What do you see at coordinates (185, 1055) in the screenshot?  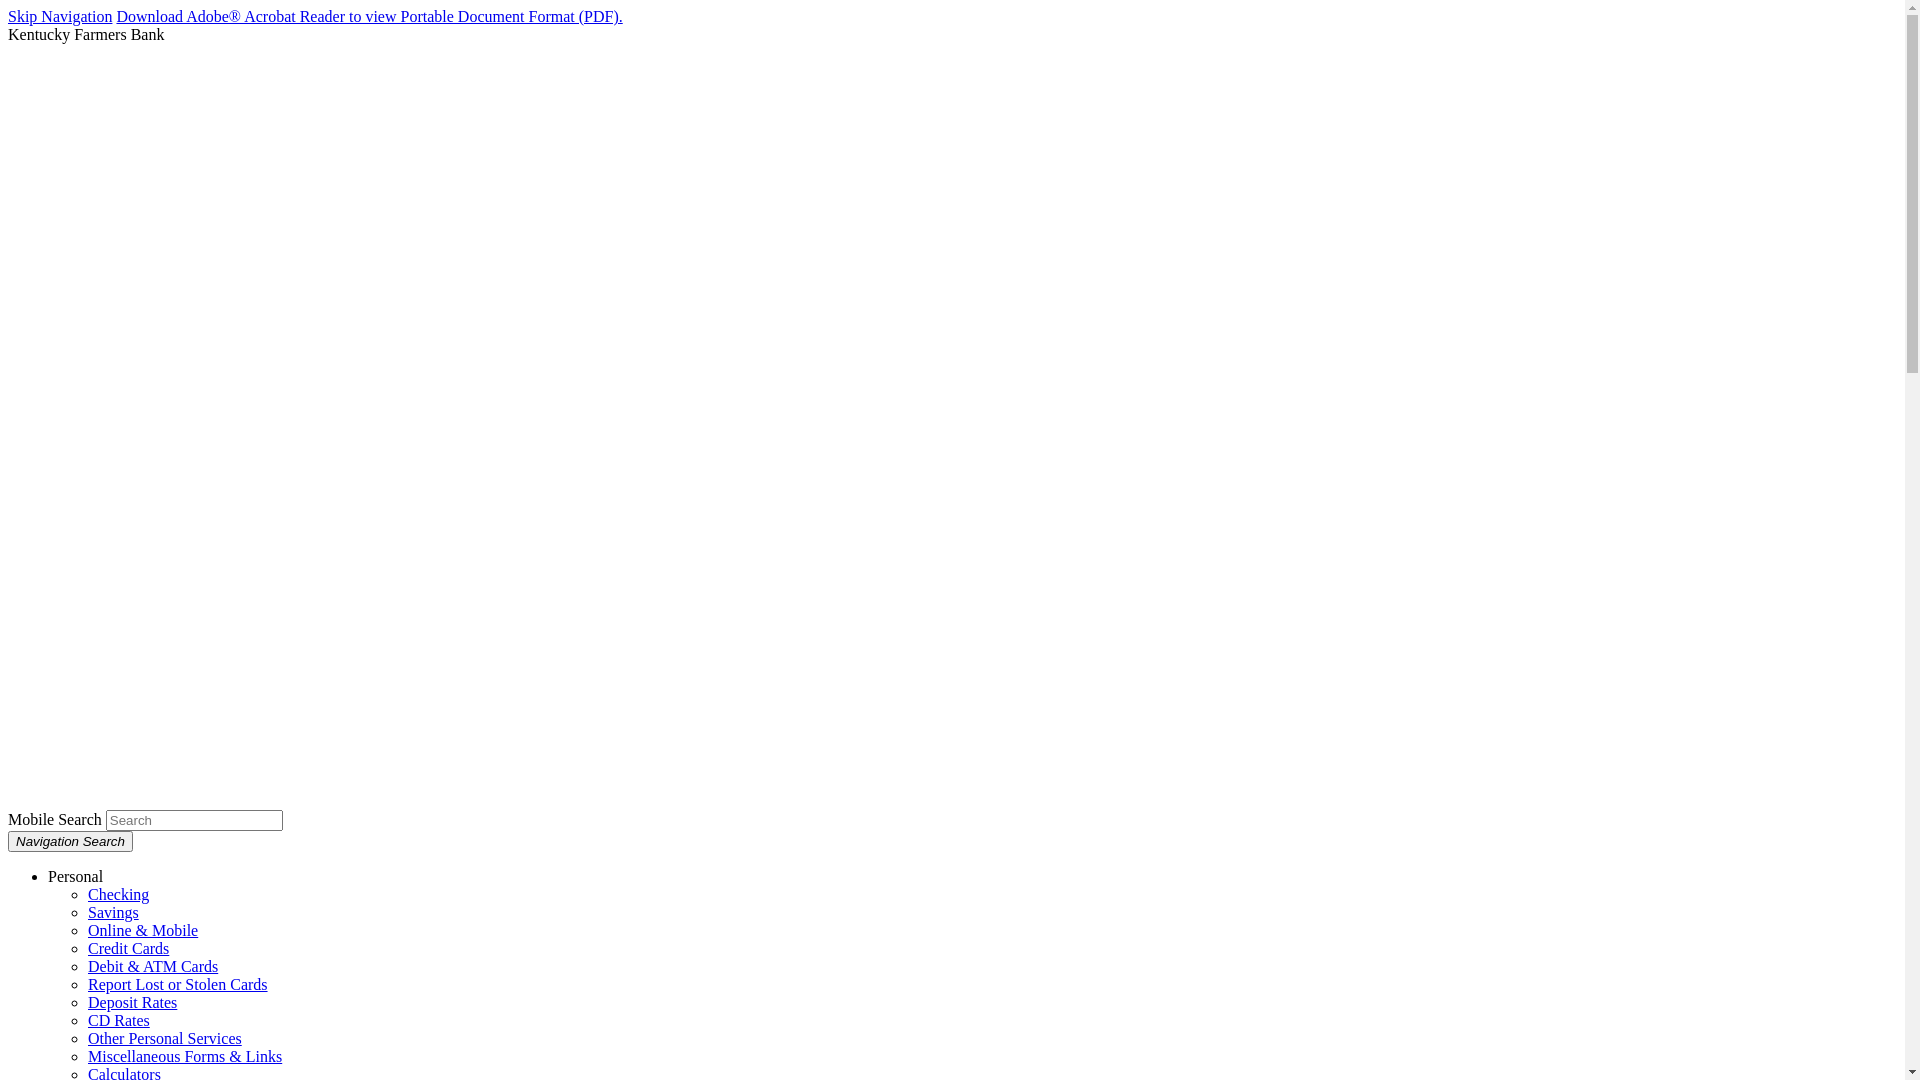 I see `'Miscellaneous Forms & Links'` at bounding box center [185, 1055].